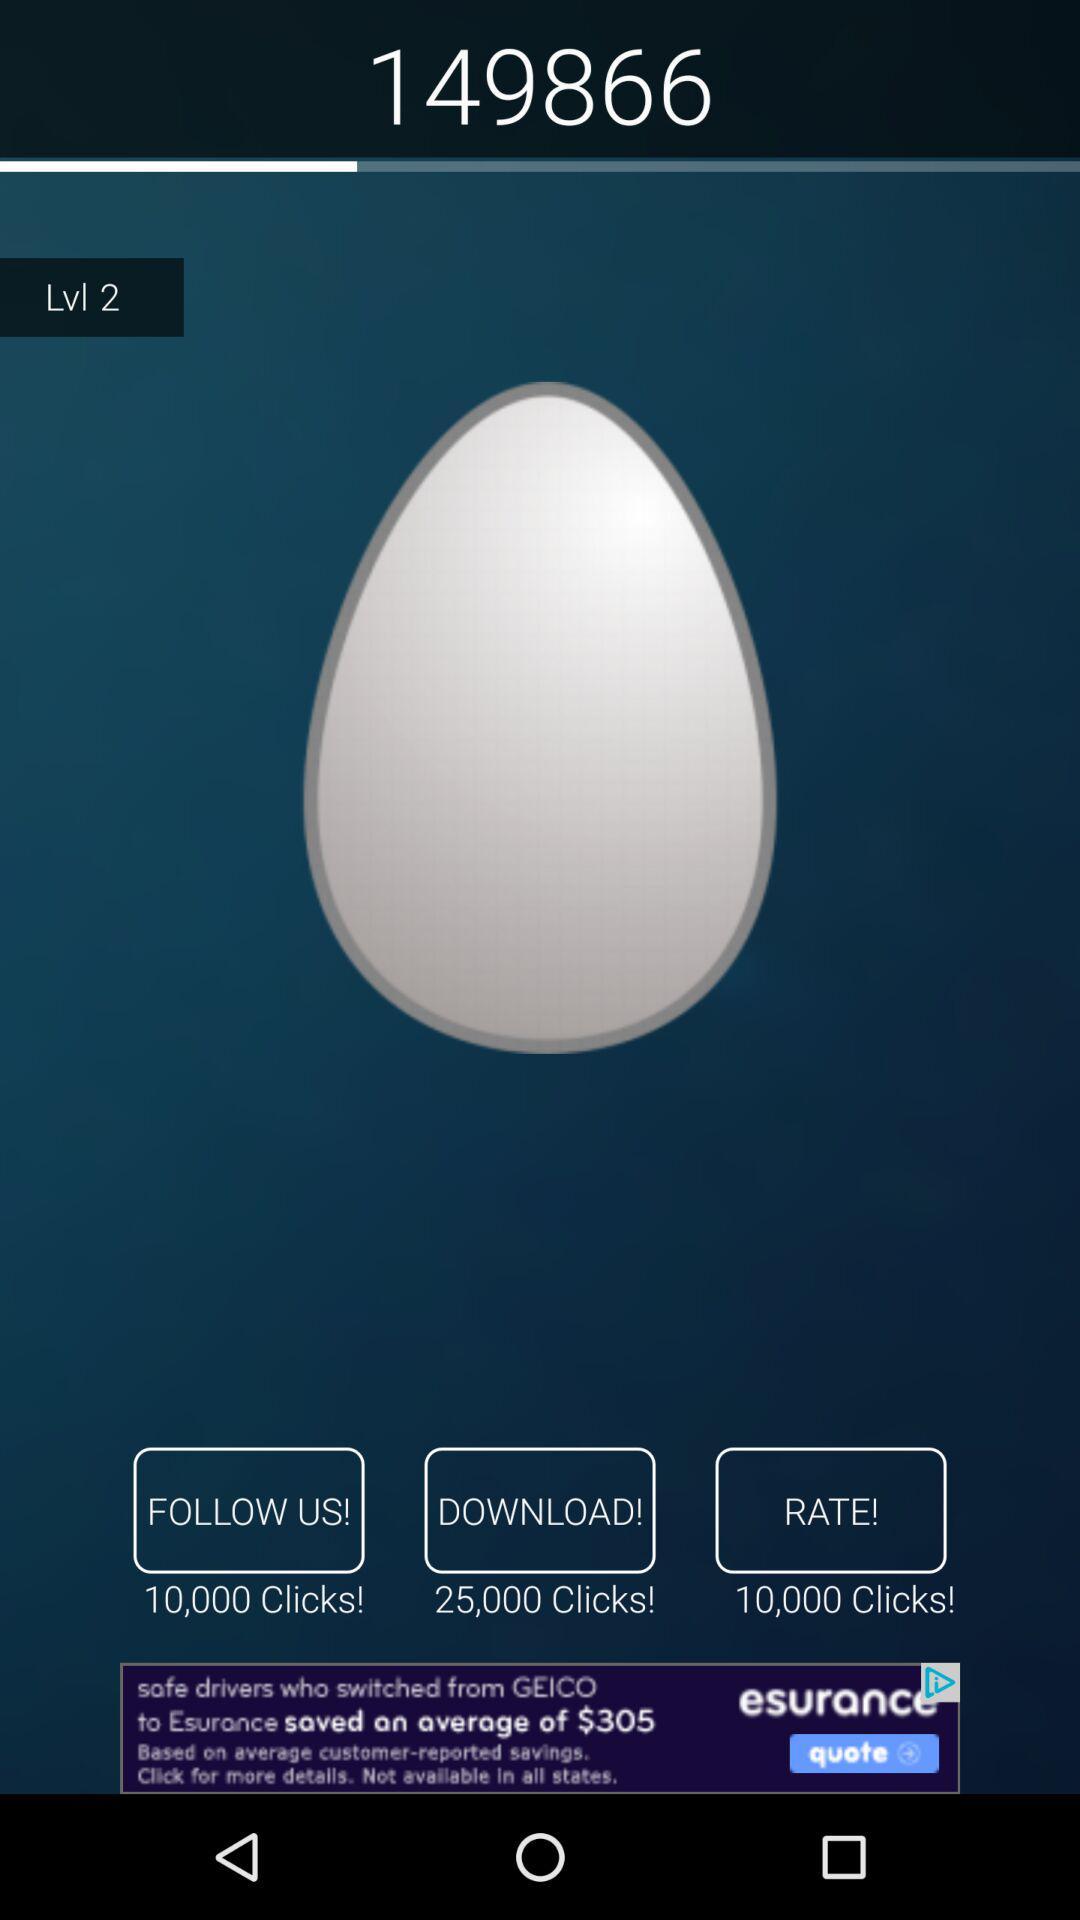  What do you see at coordinates (540, 1727) in the screenshot?
I see `click advertisement` at bounding box center [540, 1727].